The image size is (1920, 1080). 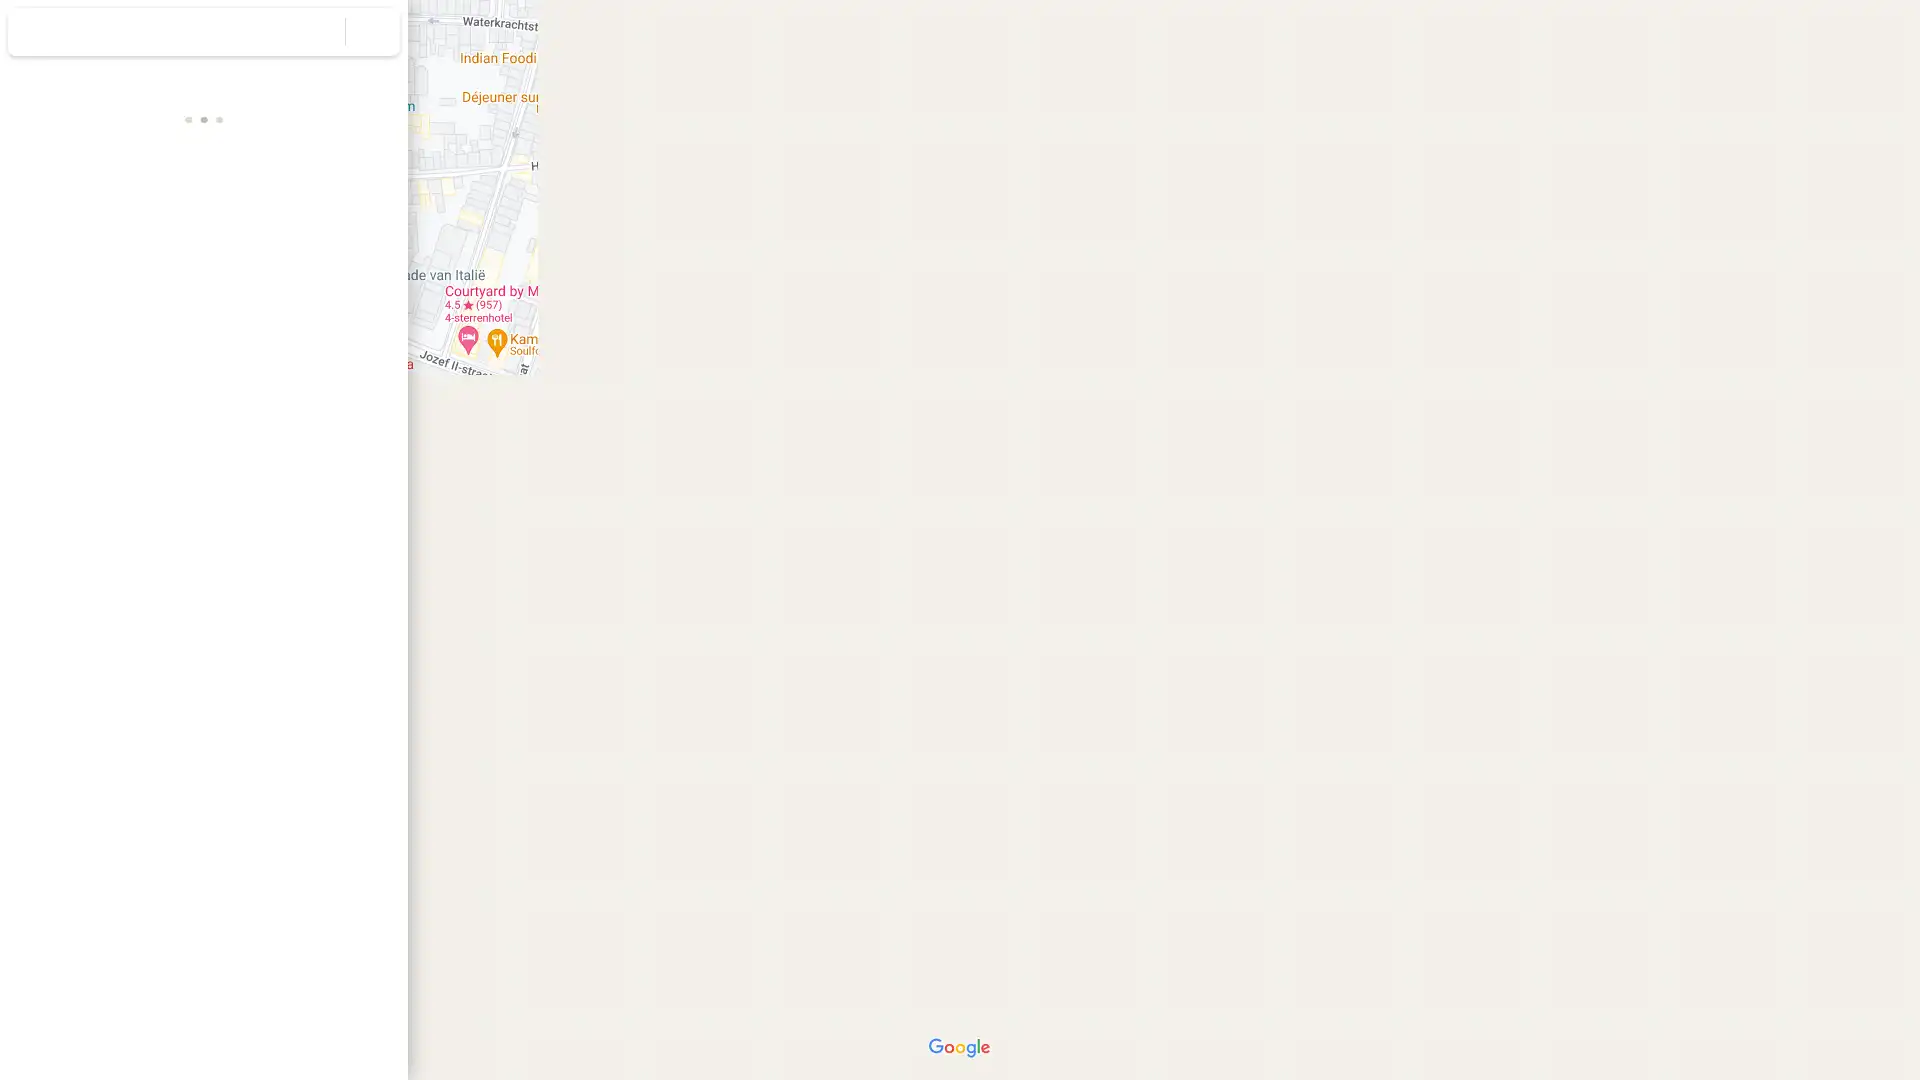 What do you see at coordinates (329, 493) in the screenshot?
I see `Plus Code kopieren` at bounding box center [329, 493].